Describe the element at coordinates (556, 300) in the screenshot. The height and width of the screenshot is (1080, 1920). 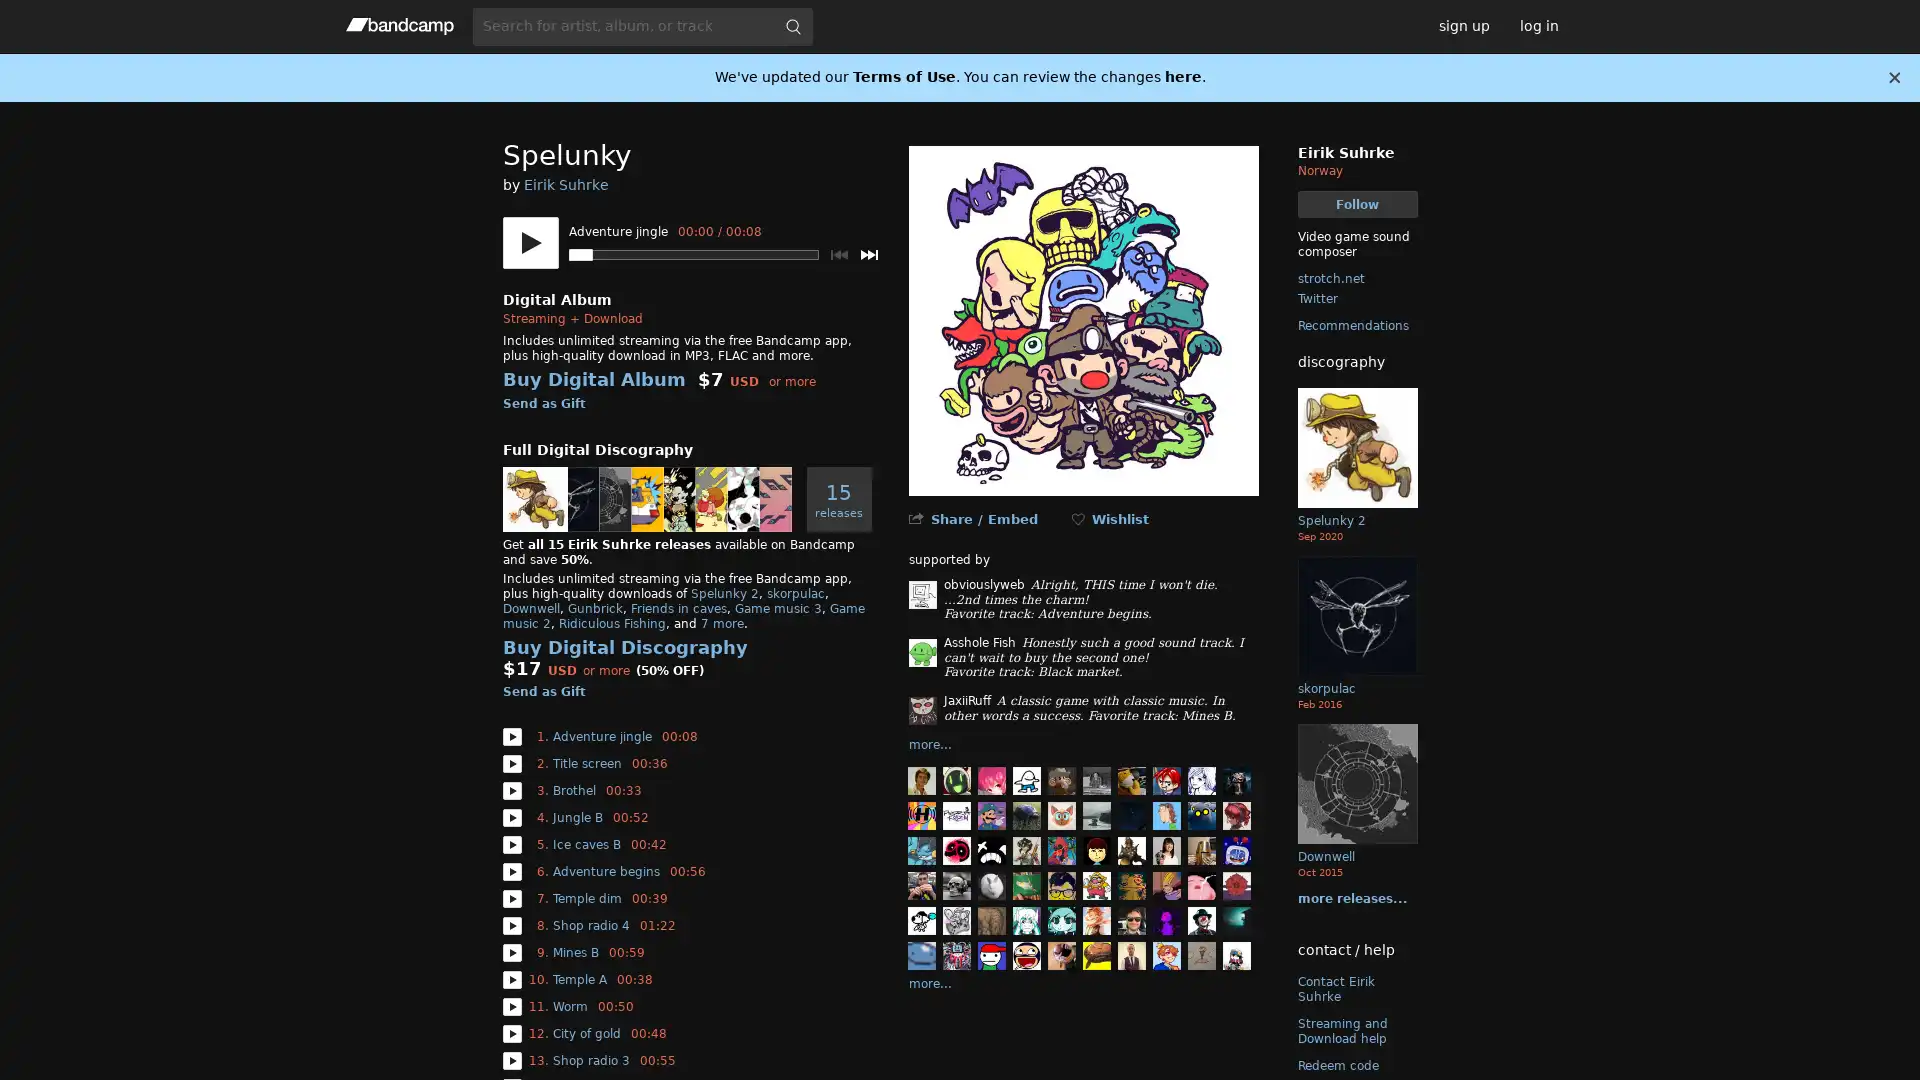
I see `Digital Album` at that location.